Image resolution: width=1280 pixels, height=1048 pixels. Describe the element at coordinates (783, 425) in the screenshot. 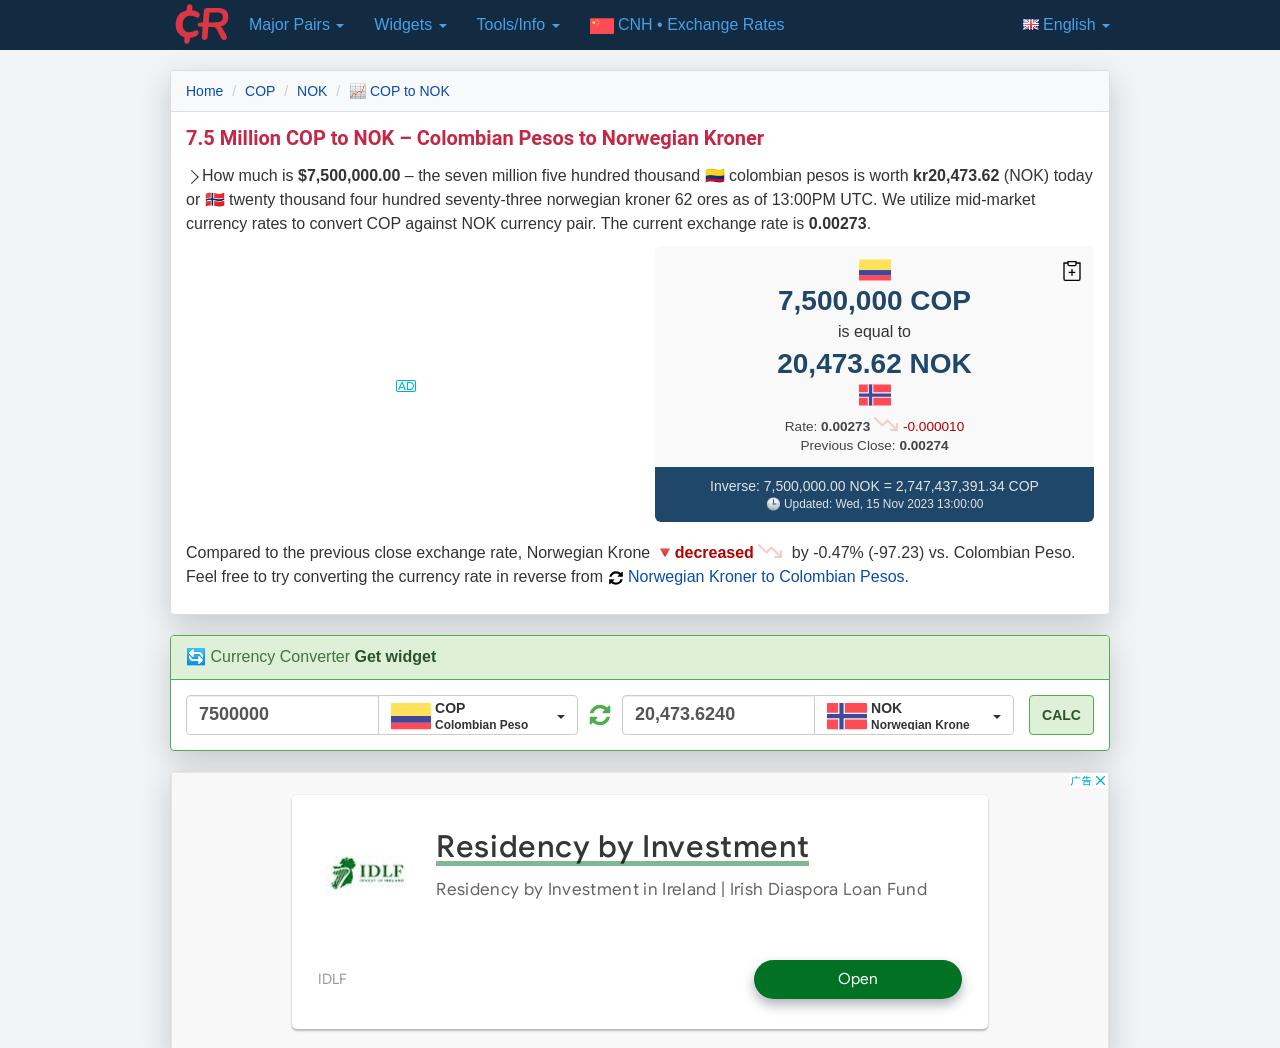

I see `'Rate:'` at that location.